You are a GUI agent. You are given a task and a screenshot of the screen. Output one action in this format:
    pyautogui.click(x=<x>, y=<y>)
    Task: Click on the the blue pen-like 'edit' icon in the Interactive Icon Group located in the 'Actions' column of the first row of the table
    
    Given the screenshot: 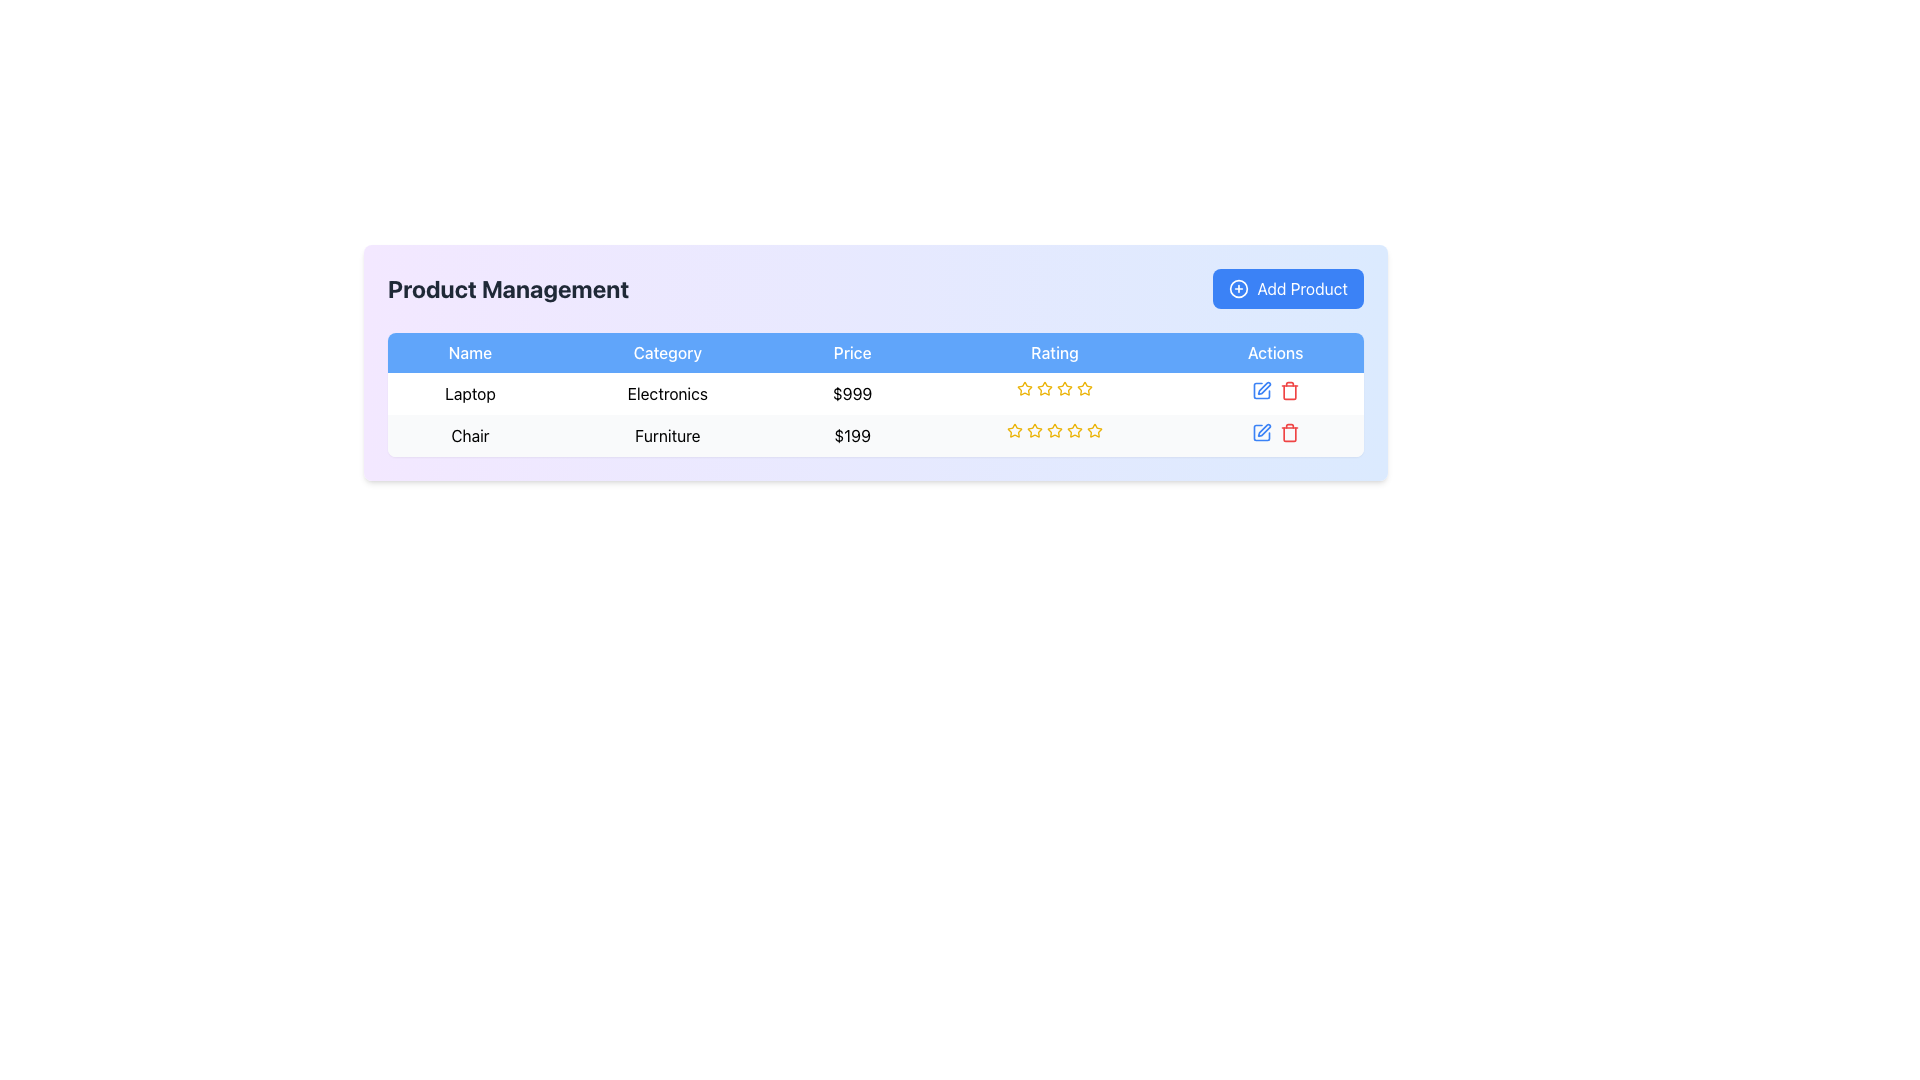 What is the action you would take?
    pyautogui.click(x=1274, y=393)
    